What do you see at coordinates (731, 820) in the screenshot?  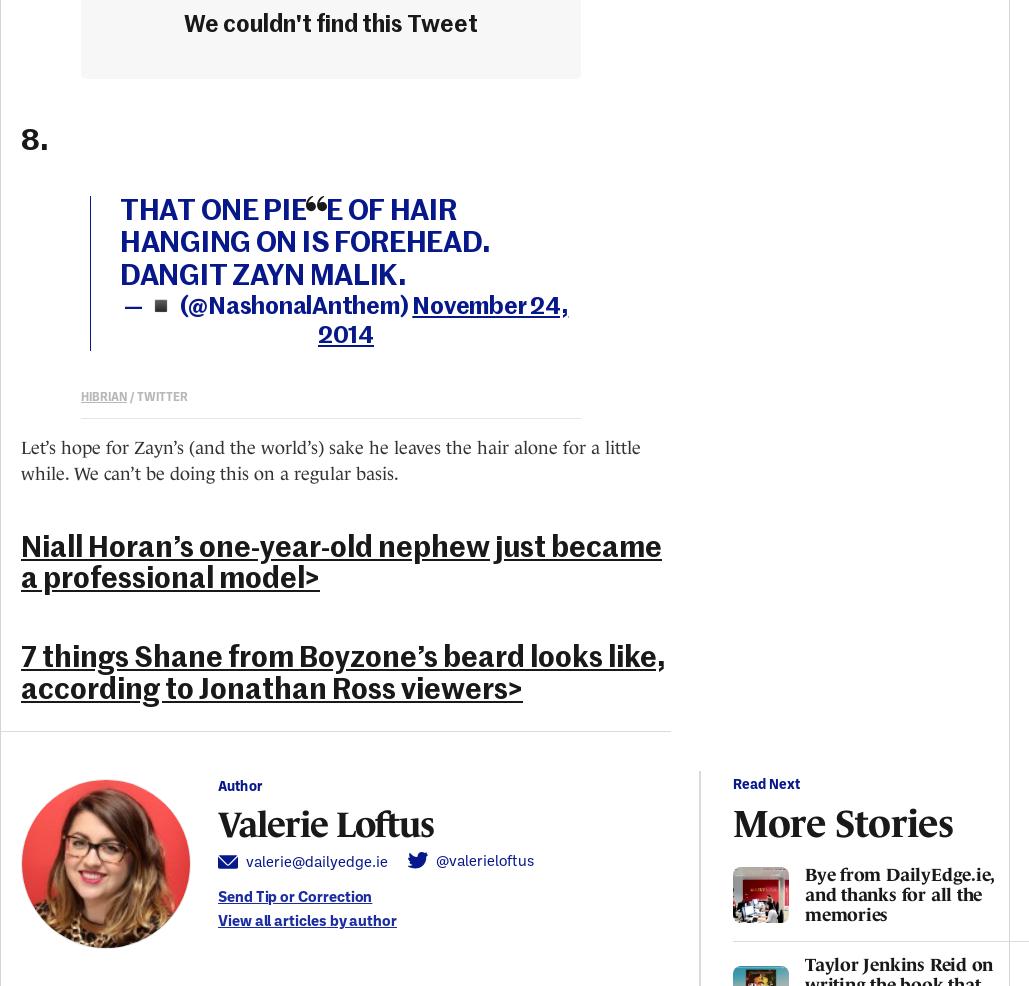 I see `'More Stories'` at bounding box center [731, 820].